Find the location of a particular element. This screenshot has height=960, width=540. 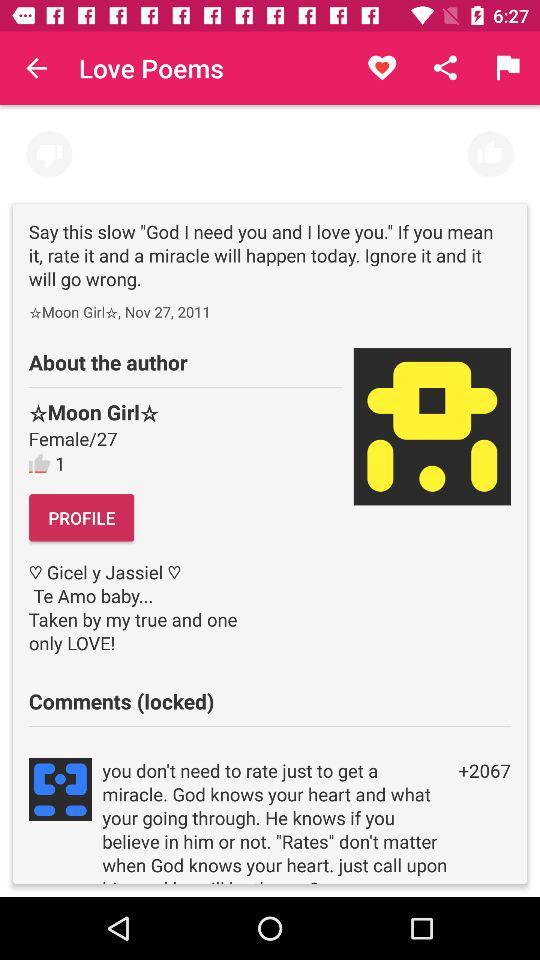

the thumbs_up icon is located at coordinates (489, 153).